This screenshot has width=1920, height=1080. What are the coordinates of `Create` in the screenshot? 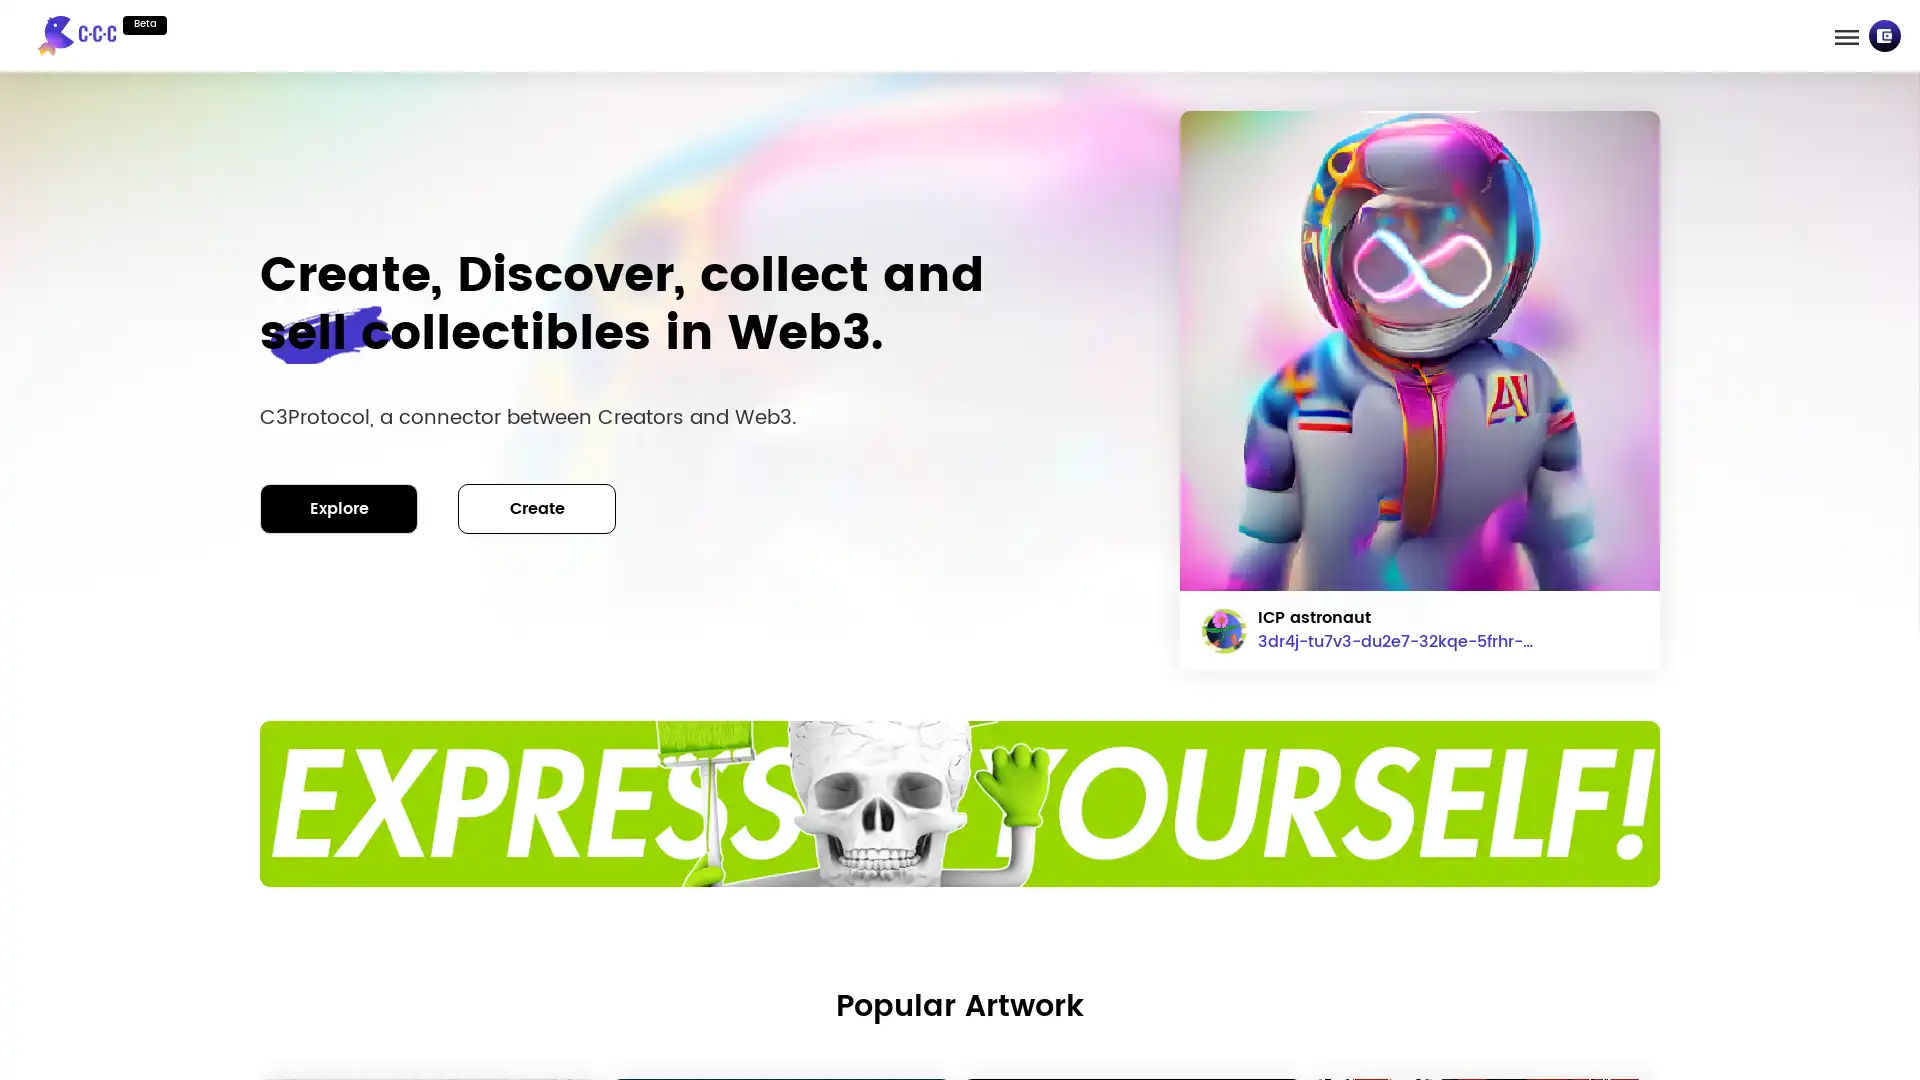 It's located at (537, 507).